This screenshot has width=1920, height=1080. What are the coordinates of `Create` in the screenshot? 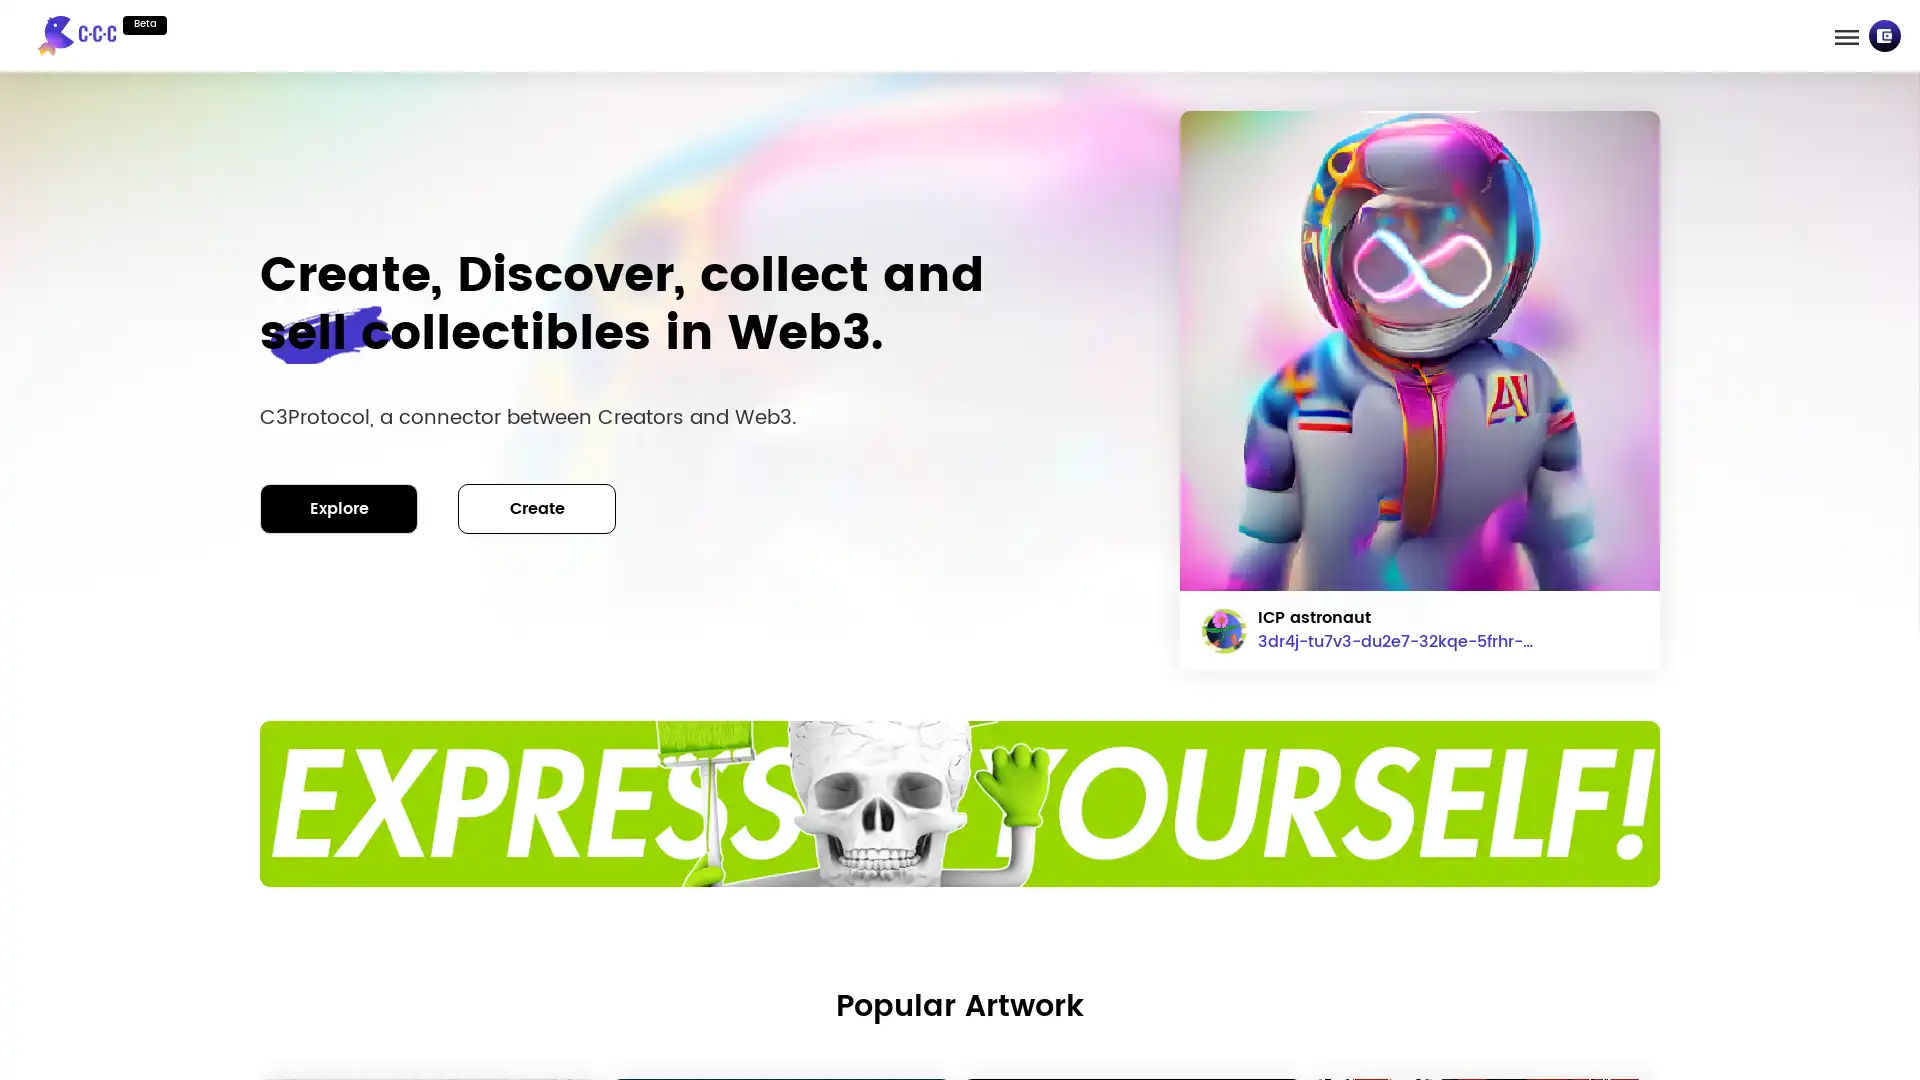 It's located at (537, 507).